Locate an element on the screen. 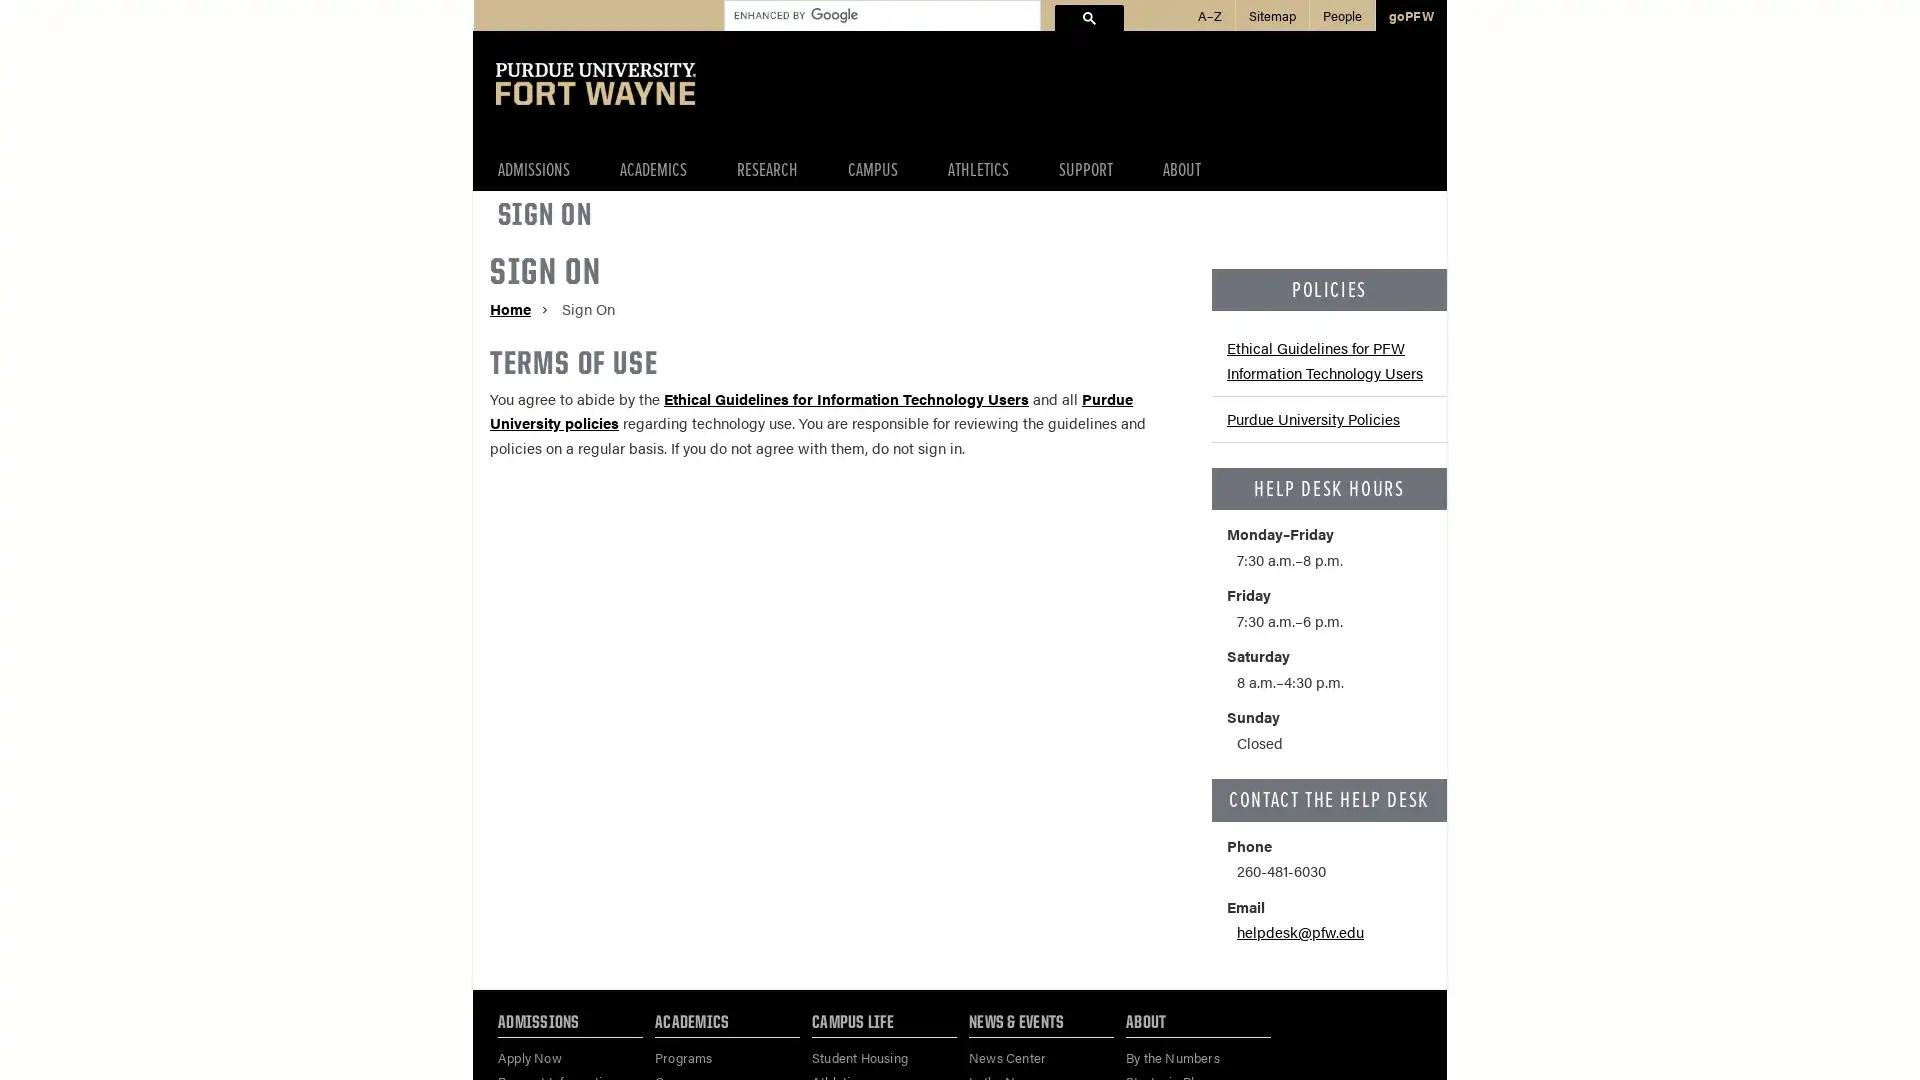  search is located at coordinates (1087, 17).